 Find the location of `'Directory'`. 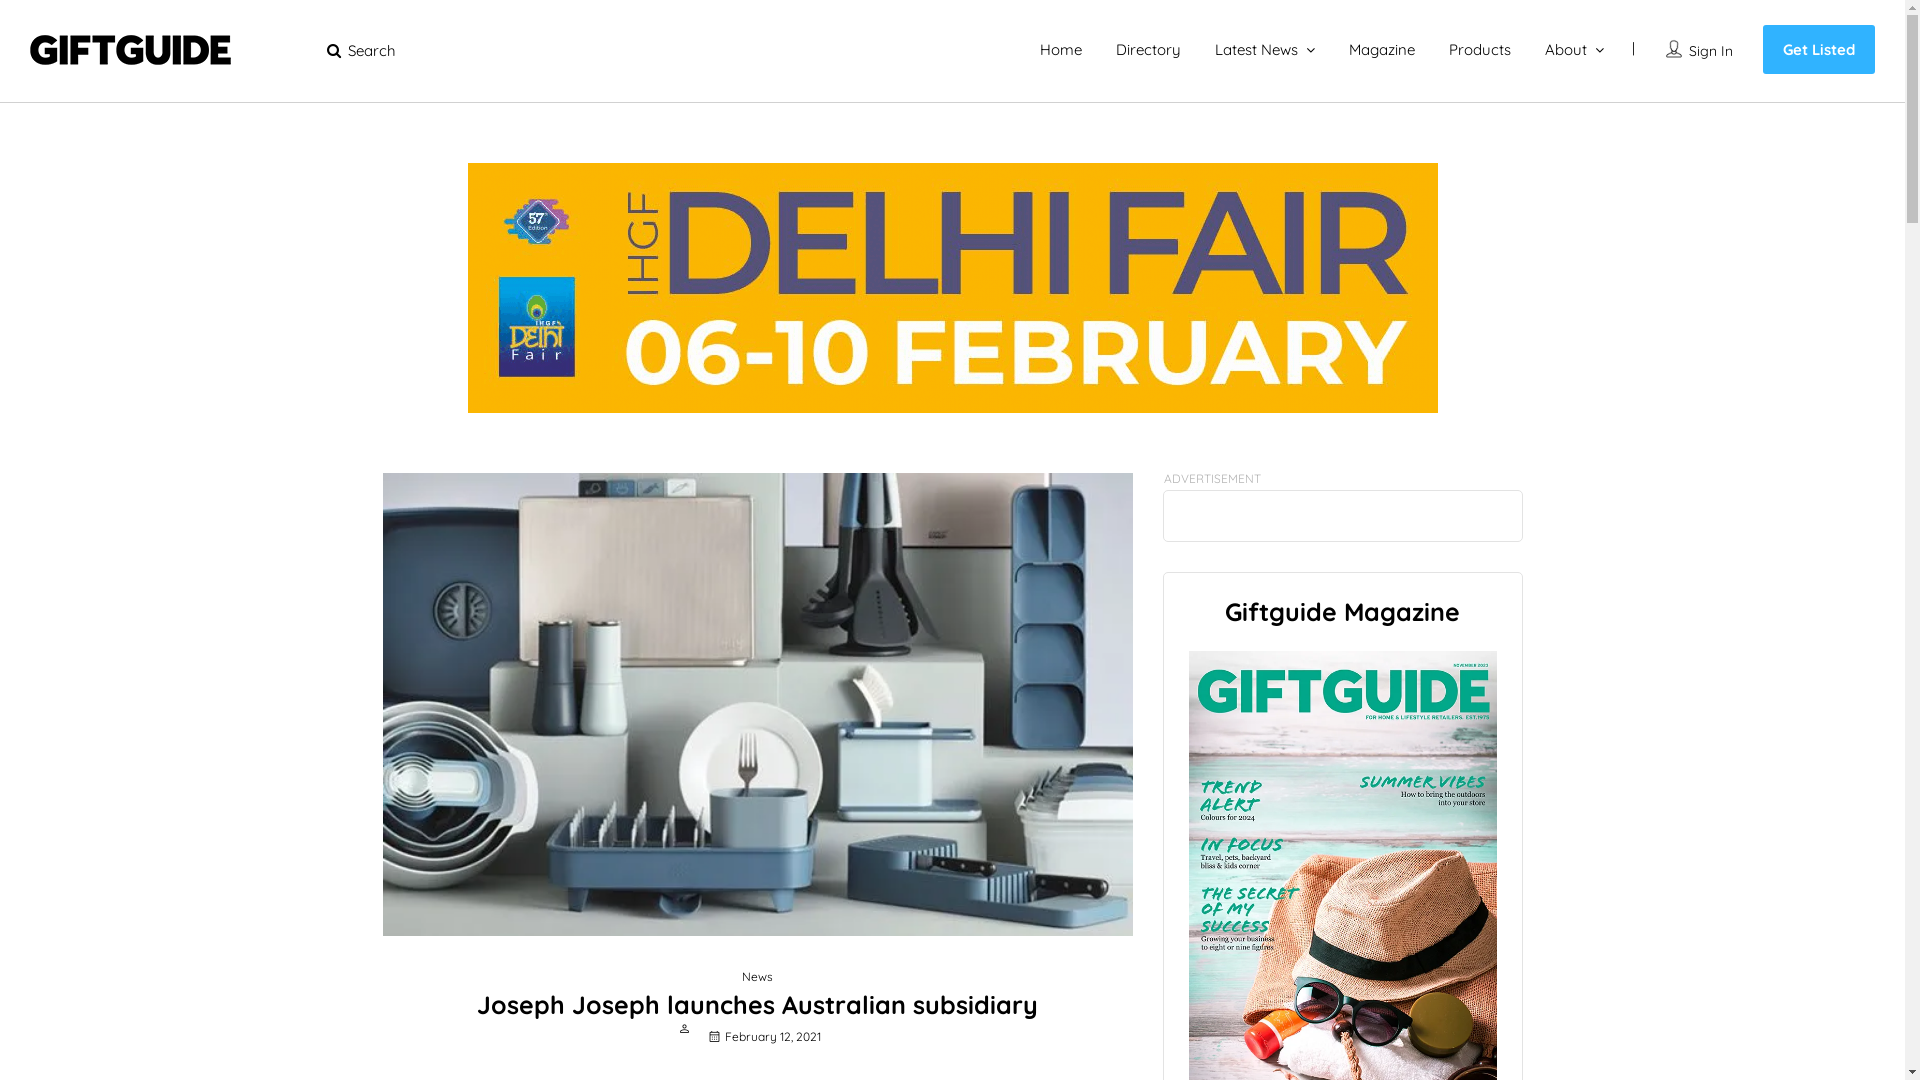

'Directory' is located at coordinates (1148, 48).